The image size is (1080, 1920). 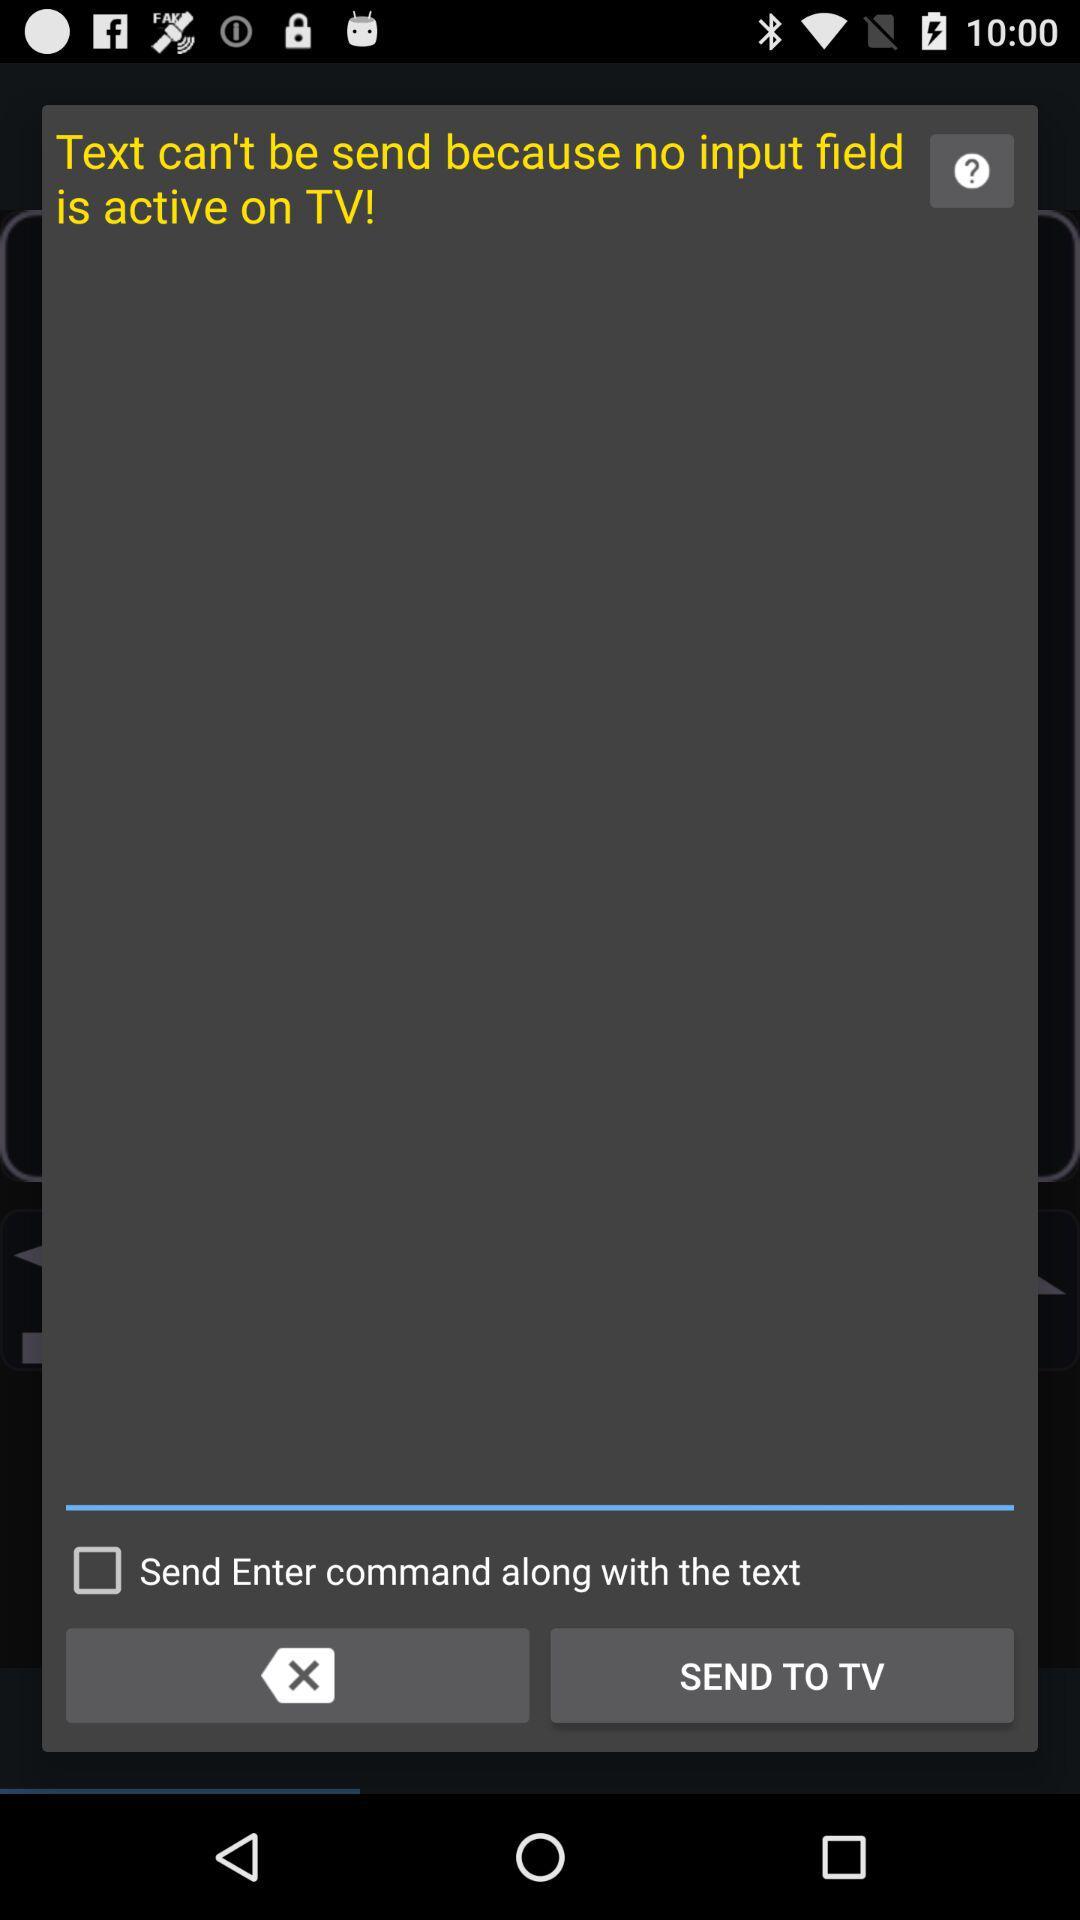 What do you see at coordinates (971, 171) in the screenshot?
I see `access help` at bounding box center [971, 171].